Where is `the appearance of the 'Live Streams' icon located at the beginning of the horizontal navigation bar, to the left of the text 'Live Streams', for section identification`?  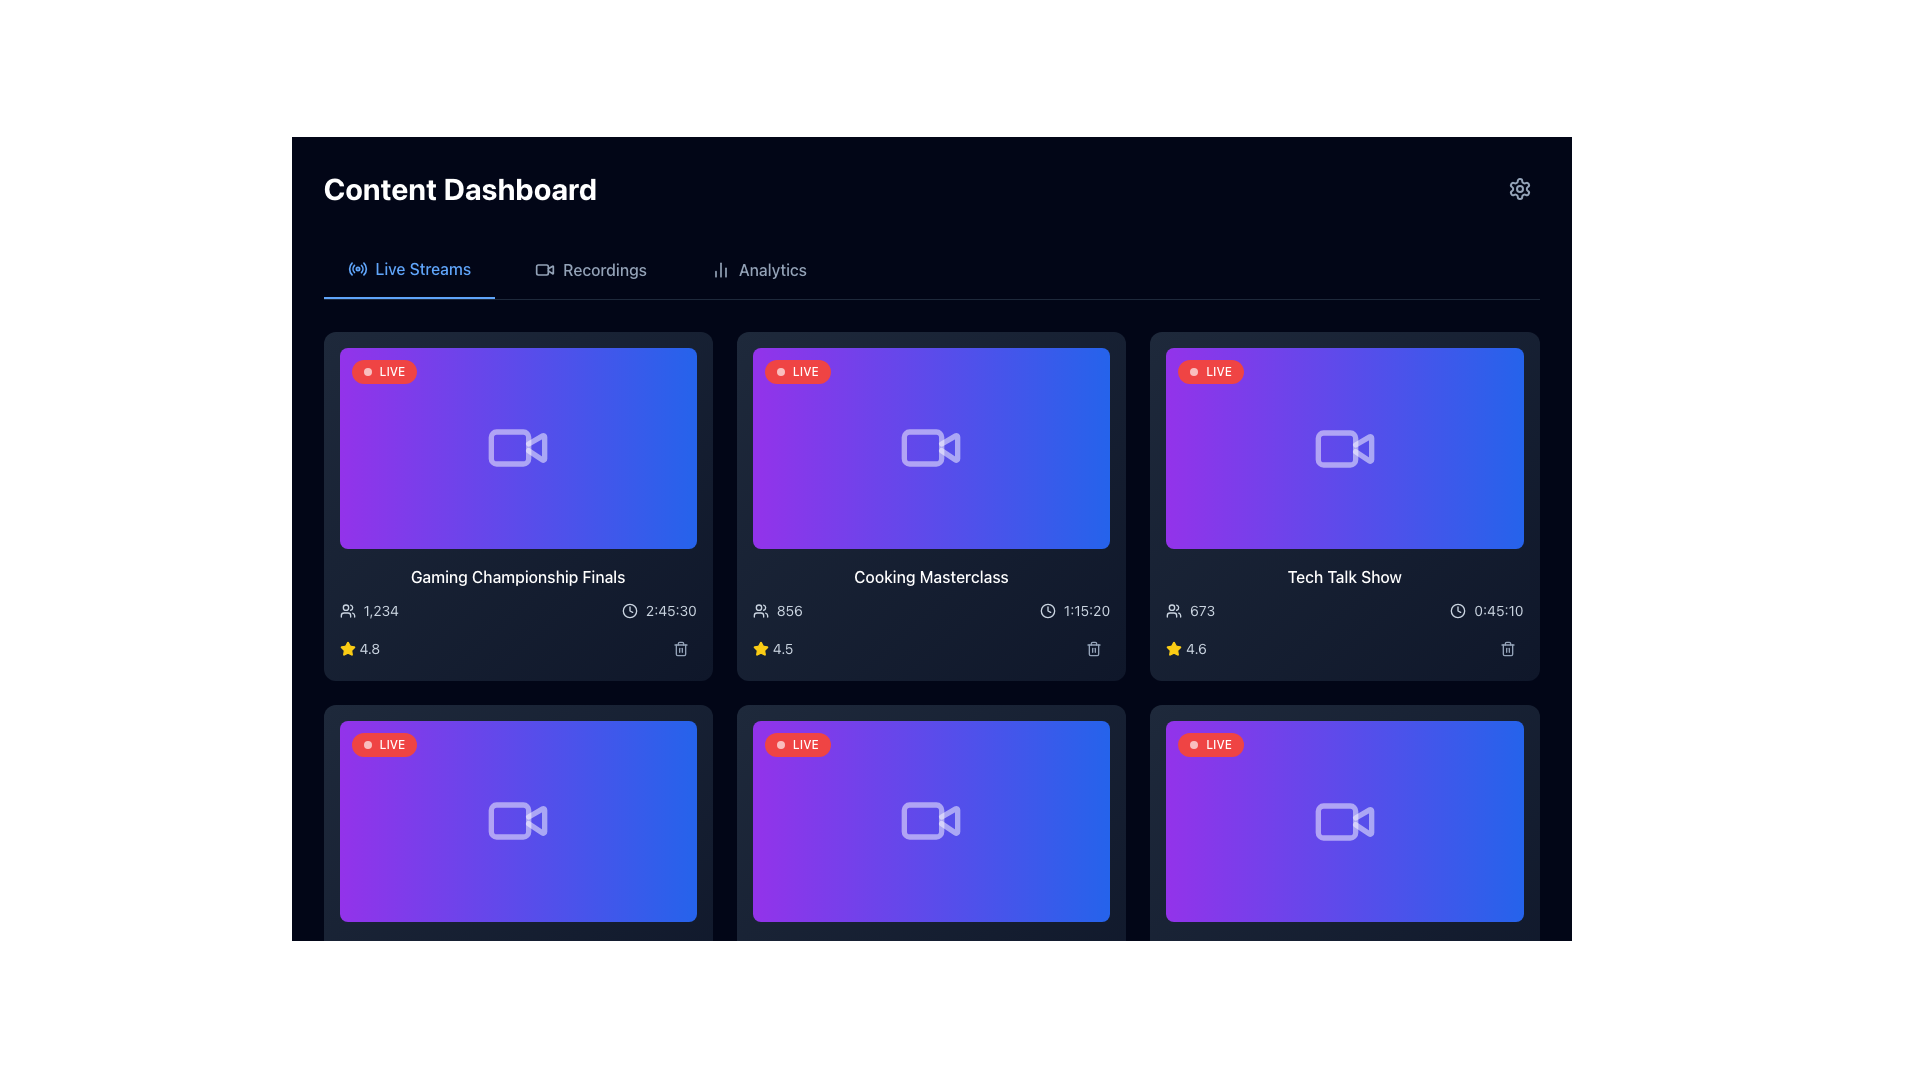
the appearance of the 'Live Streams' icon located at the beginning of the horizontal navigation bar, to the left of the text 'Live Streams', for section identification is located at coordinates (357, 268).